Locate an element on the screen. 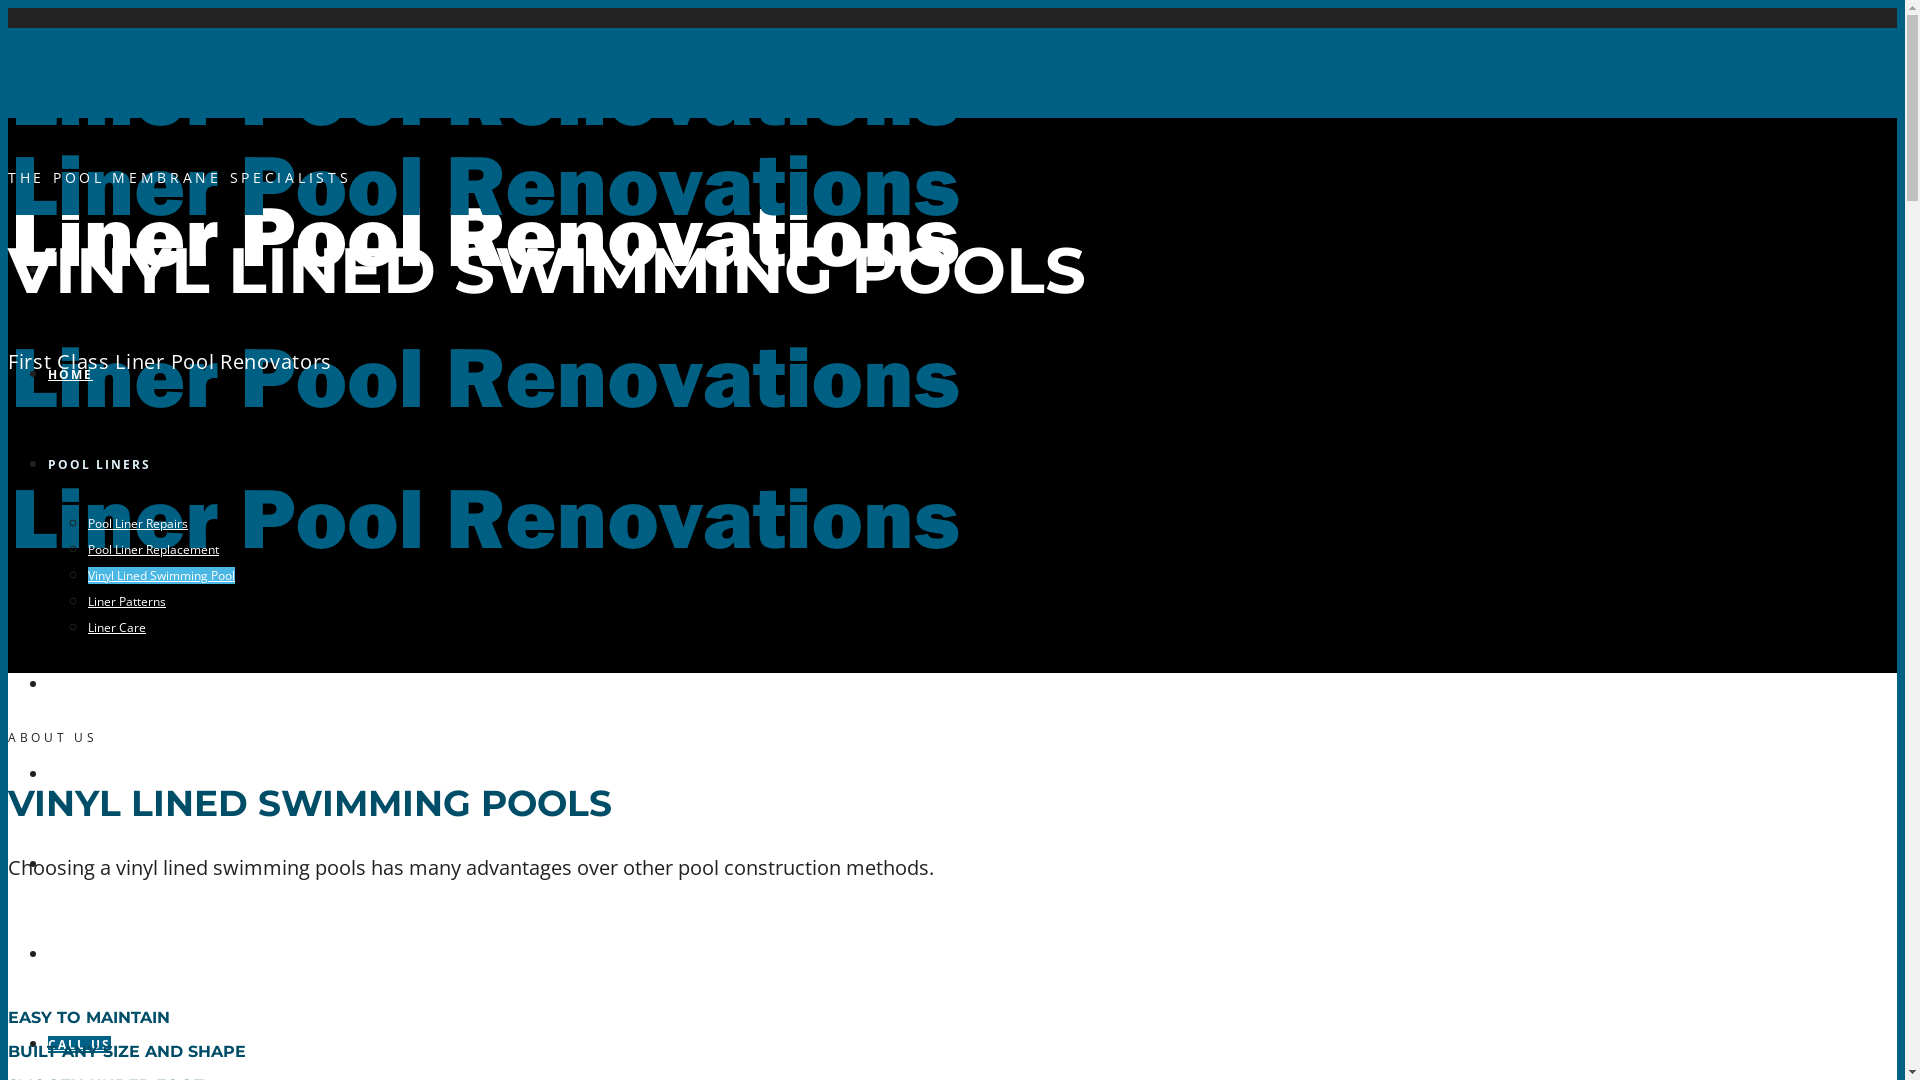 This screenshot has width=1920, height=1080. 'Pool Liner Repairs' is located at coordinates (137, 522).